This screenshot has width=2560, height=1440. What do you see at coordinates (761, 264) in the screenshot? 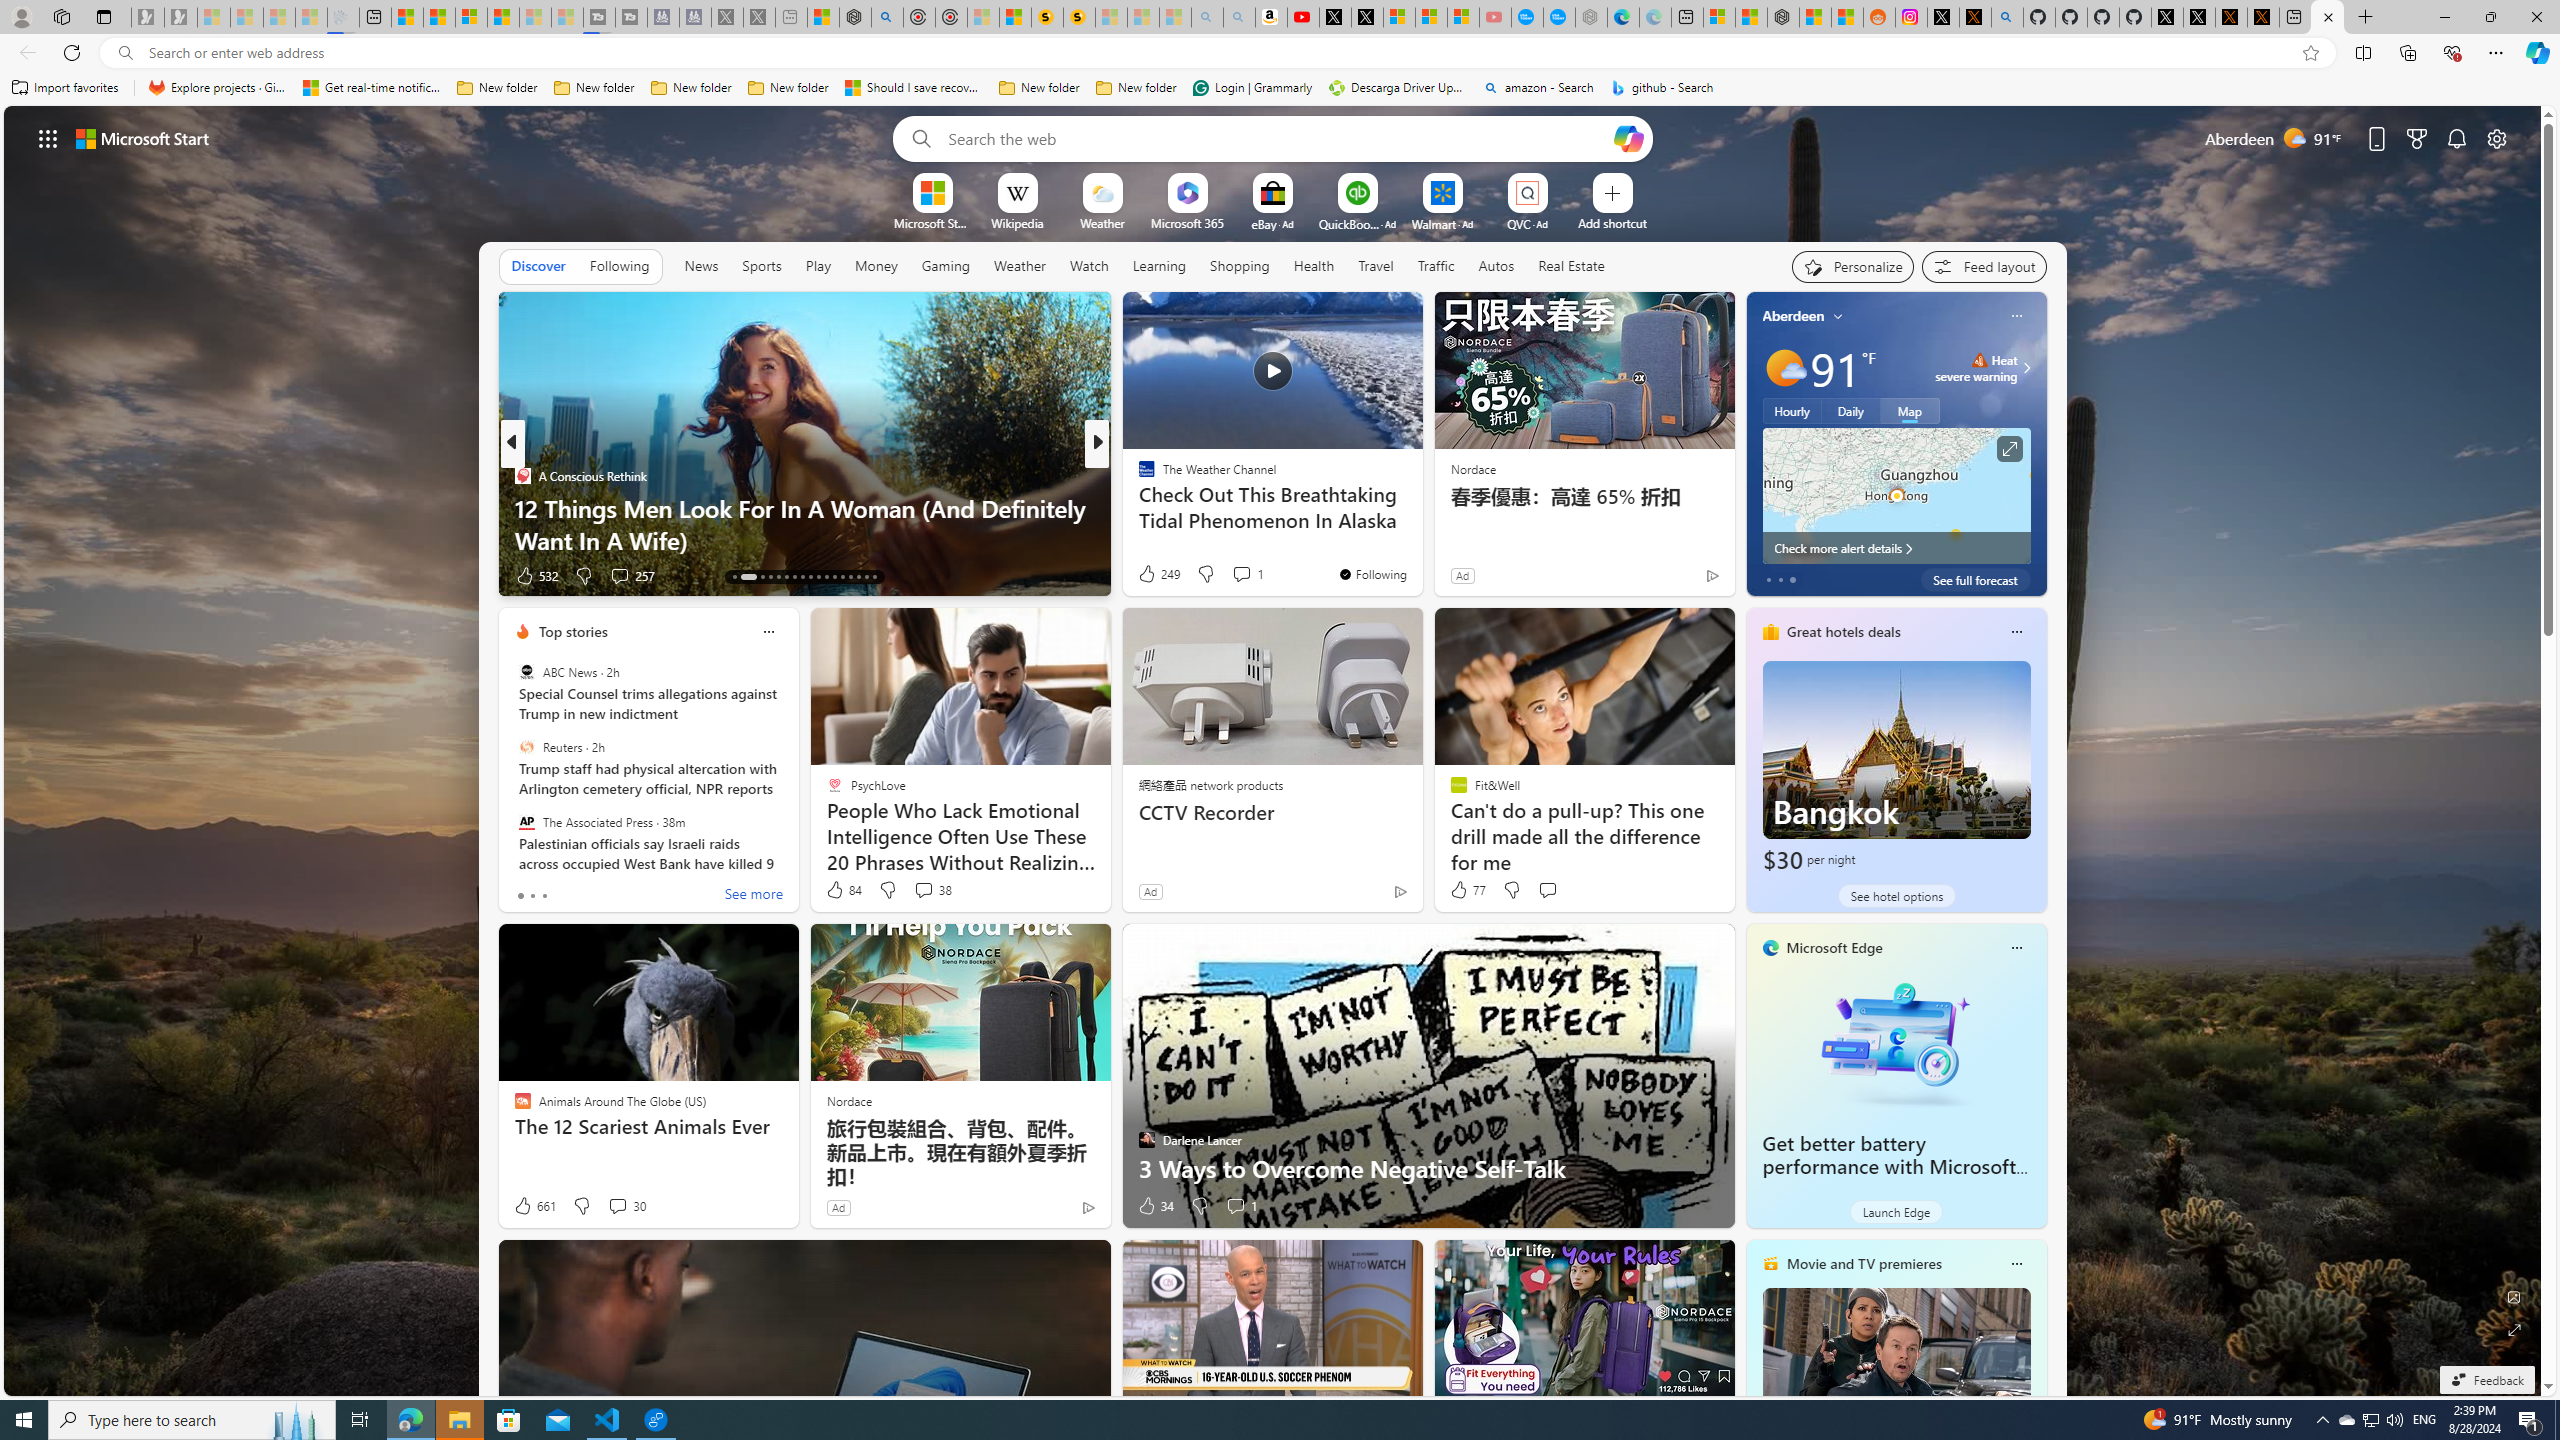
I see `'Sports'` at bounding box center [761, 264].